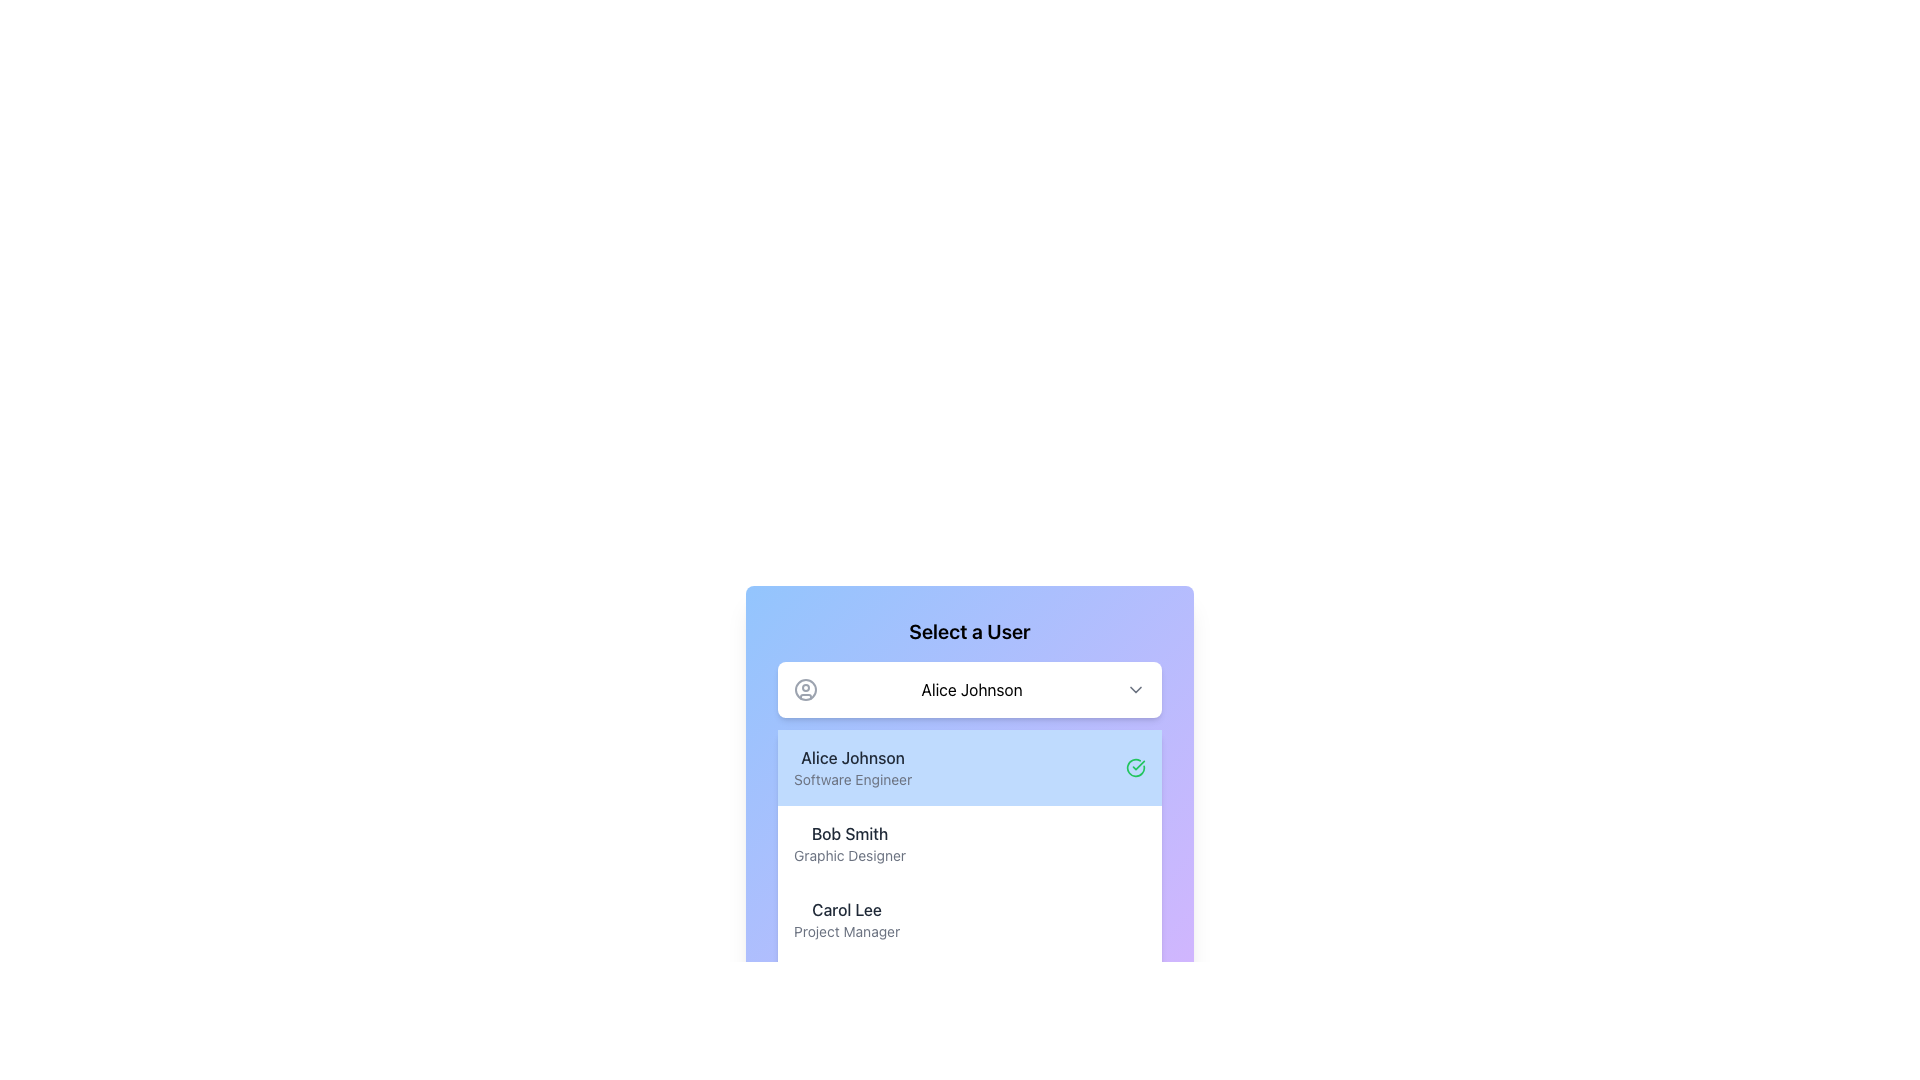  What do you see at coordinates (1136, 766) in the screenshot?
I see `the selection indication by clicking on the icon located at the top-right corner of the selection panel labeled 'Alice Johnson Software Engineer'` at bounding box center [1136, 766].